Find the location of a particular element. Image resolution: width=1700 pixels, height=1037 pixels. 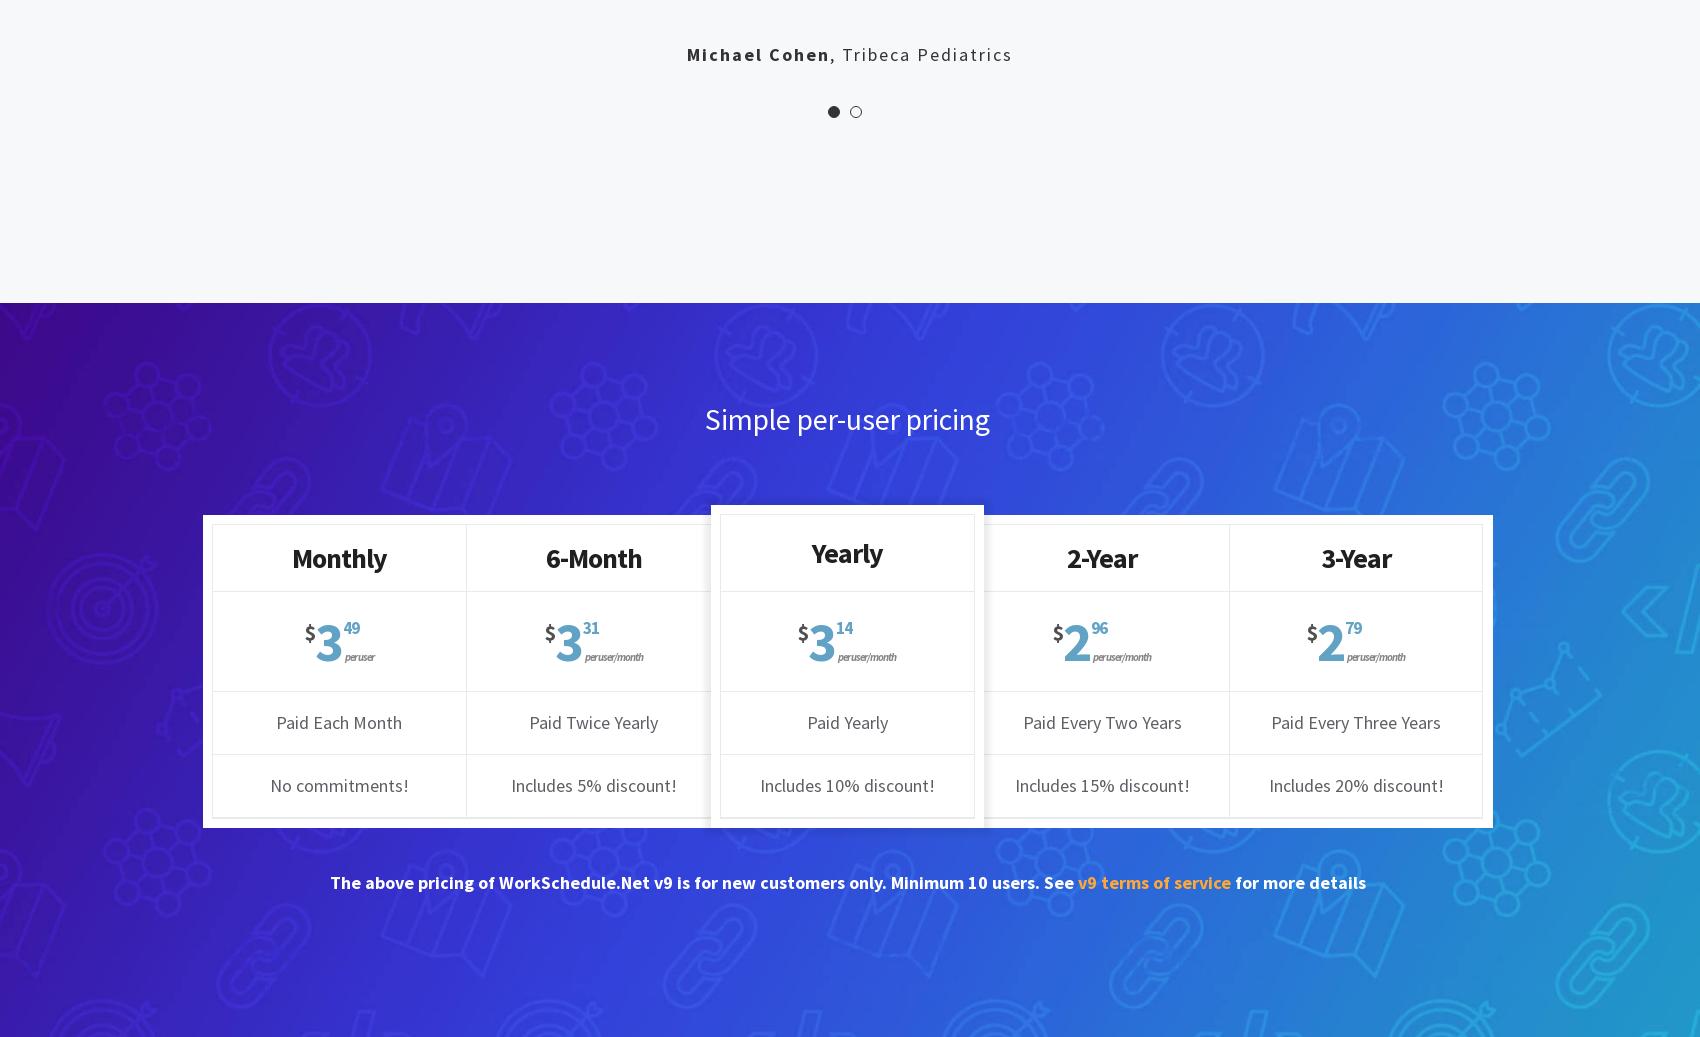

'Monthly' is located at coordinates (291, 556).